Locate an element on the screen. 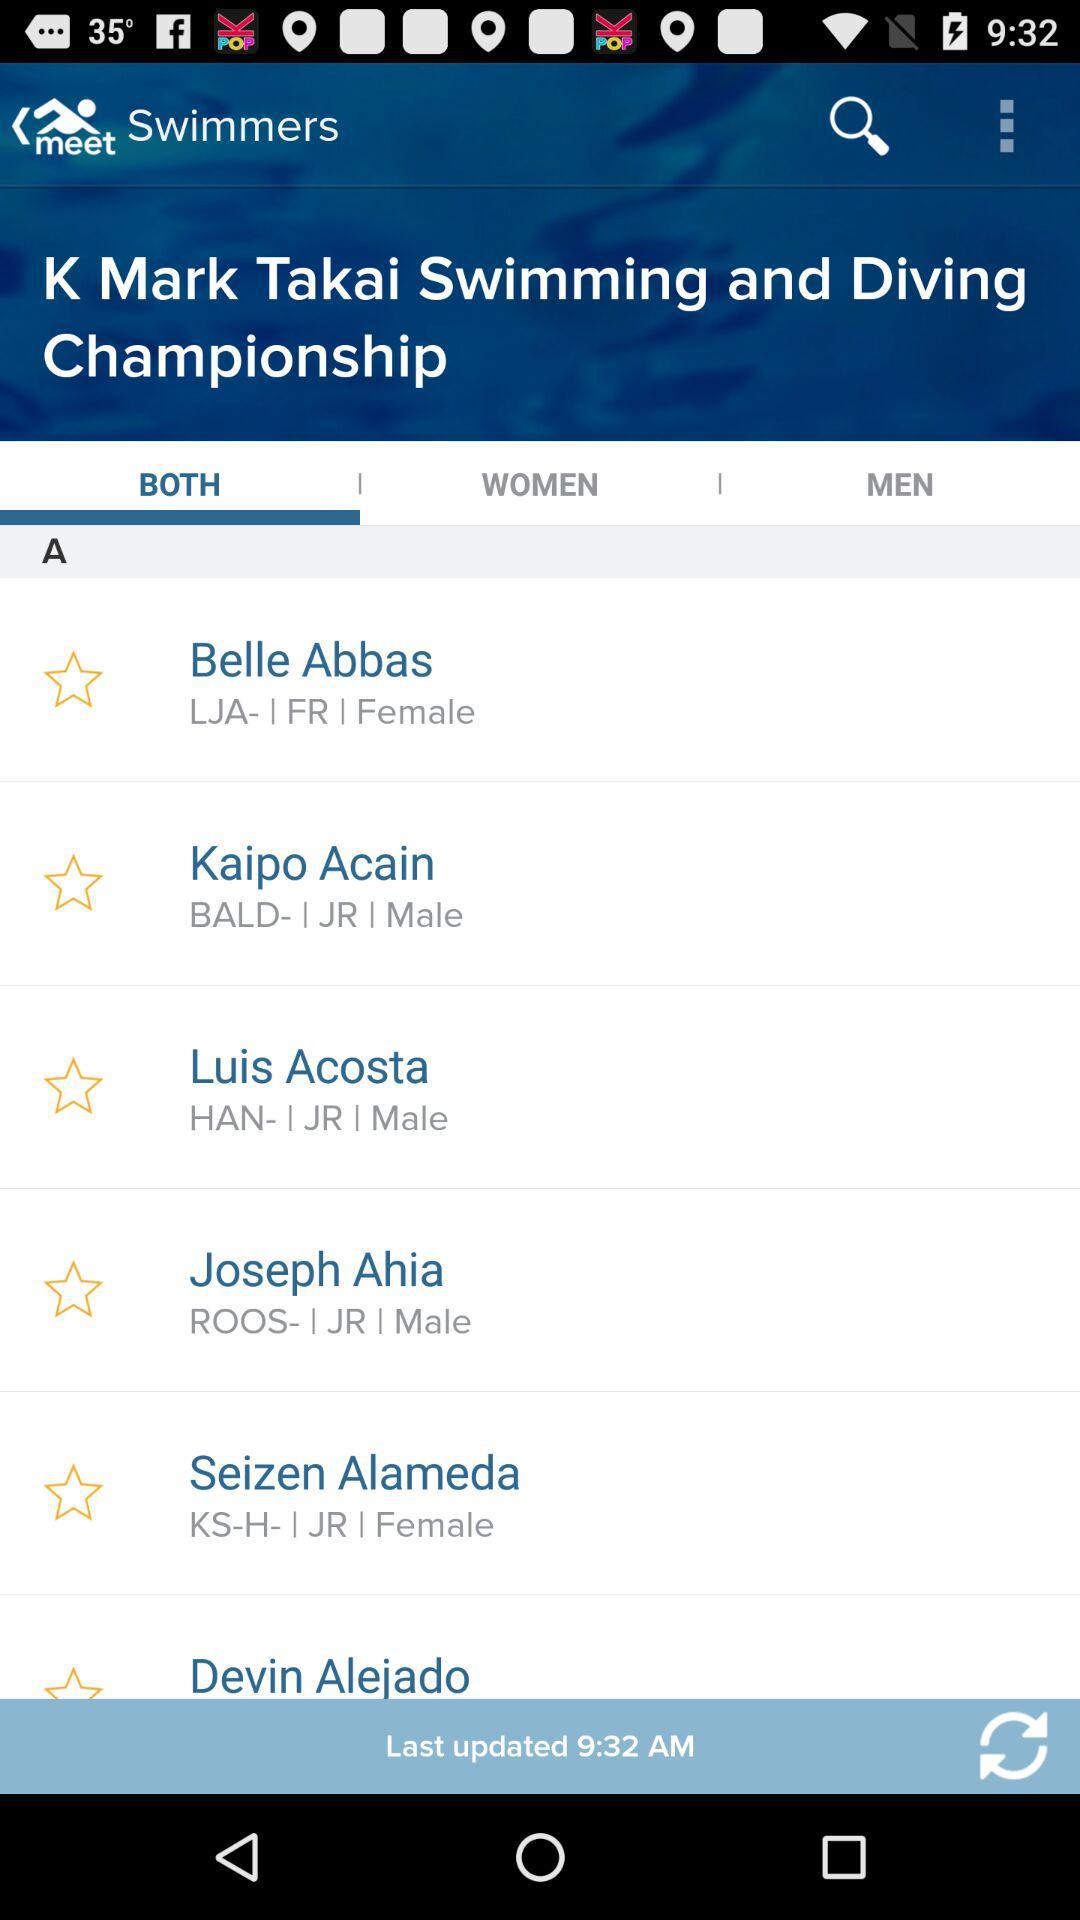 This screenshot has width=1080, height=1920. to favorites is located at coordinates (72, 882).